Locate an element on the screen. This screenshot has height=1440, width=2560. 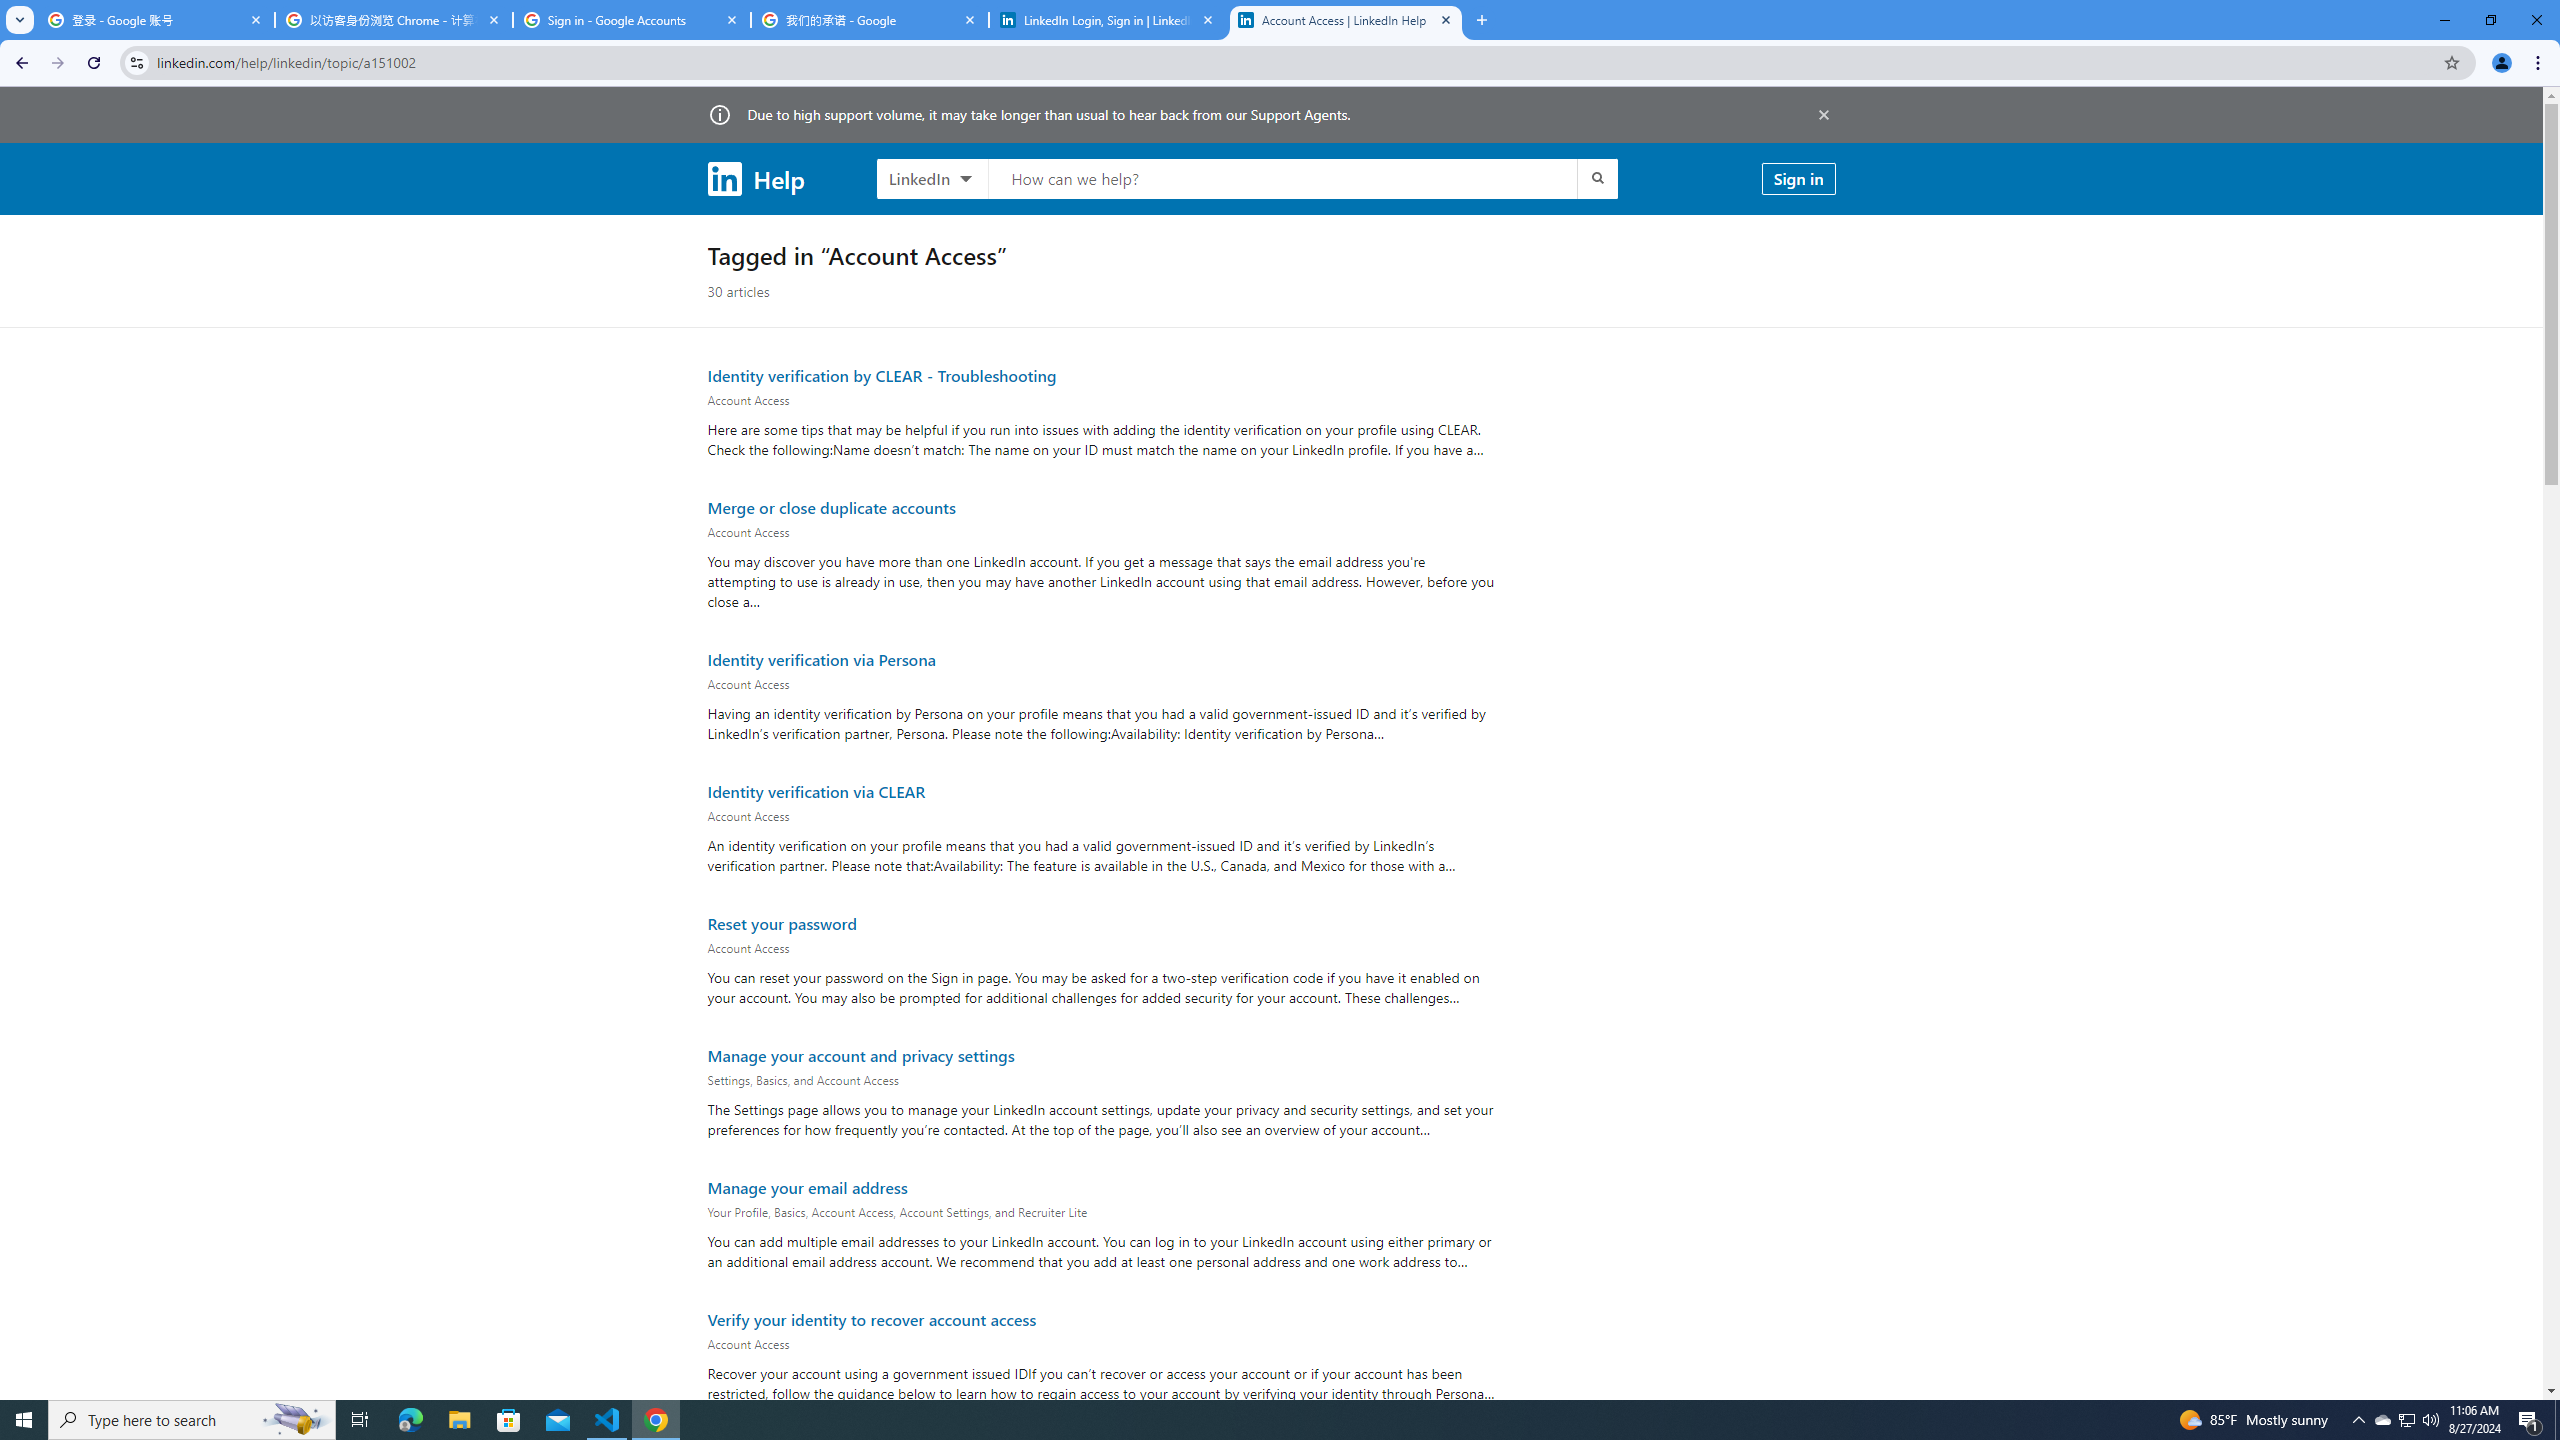
'LinkedIn products to search, LinkedIn selected' is located at coordinates (933, 177).